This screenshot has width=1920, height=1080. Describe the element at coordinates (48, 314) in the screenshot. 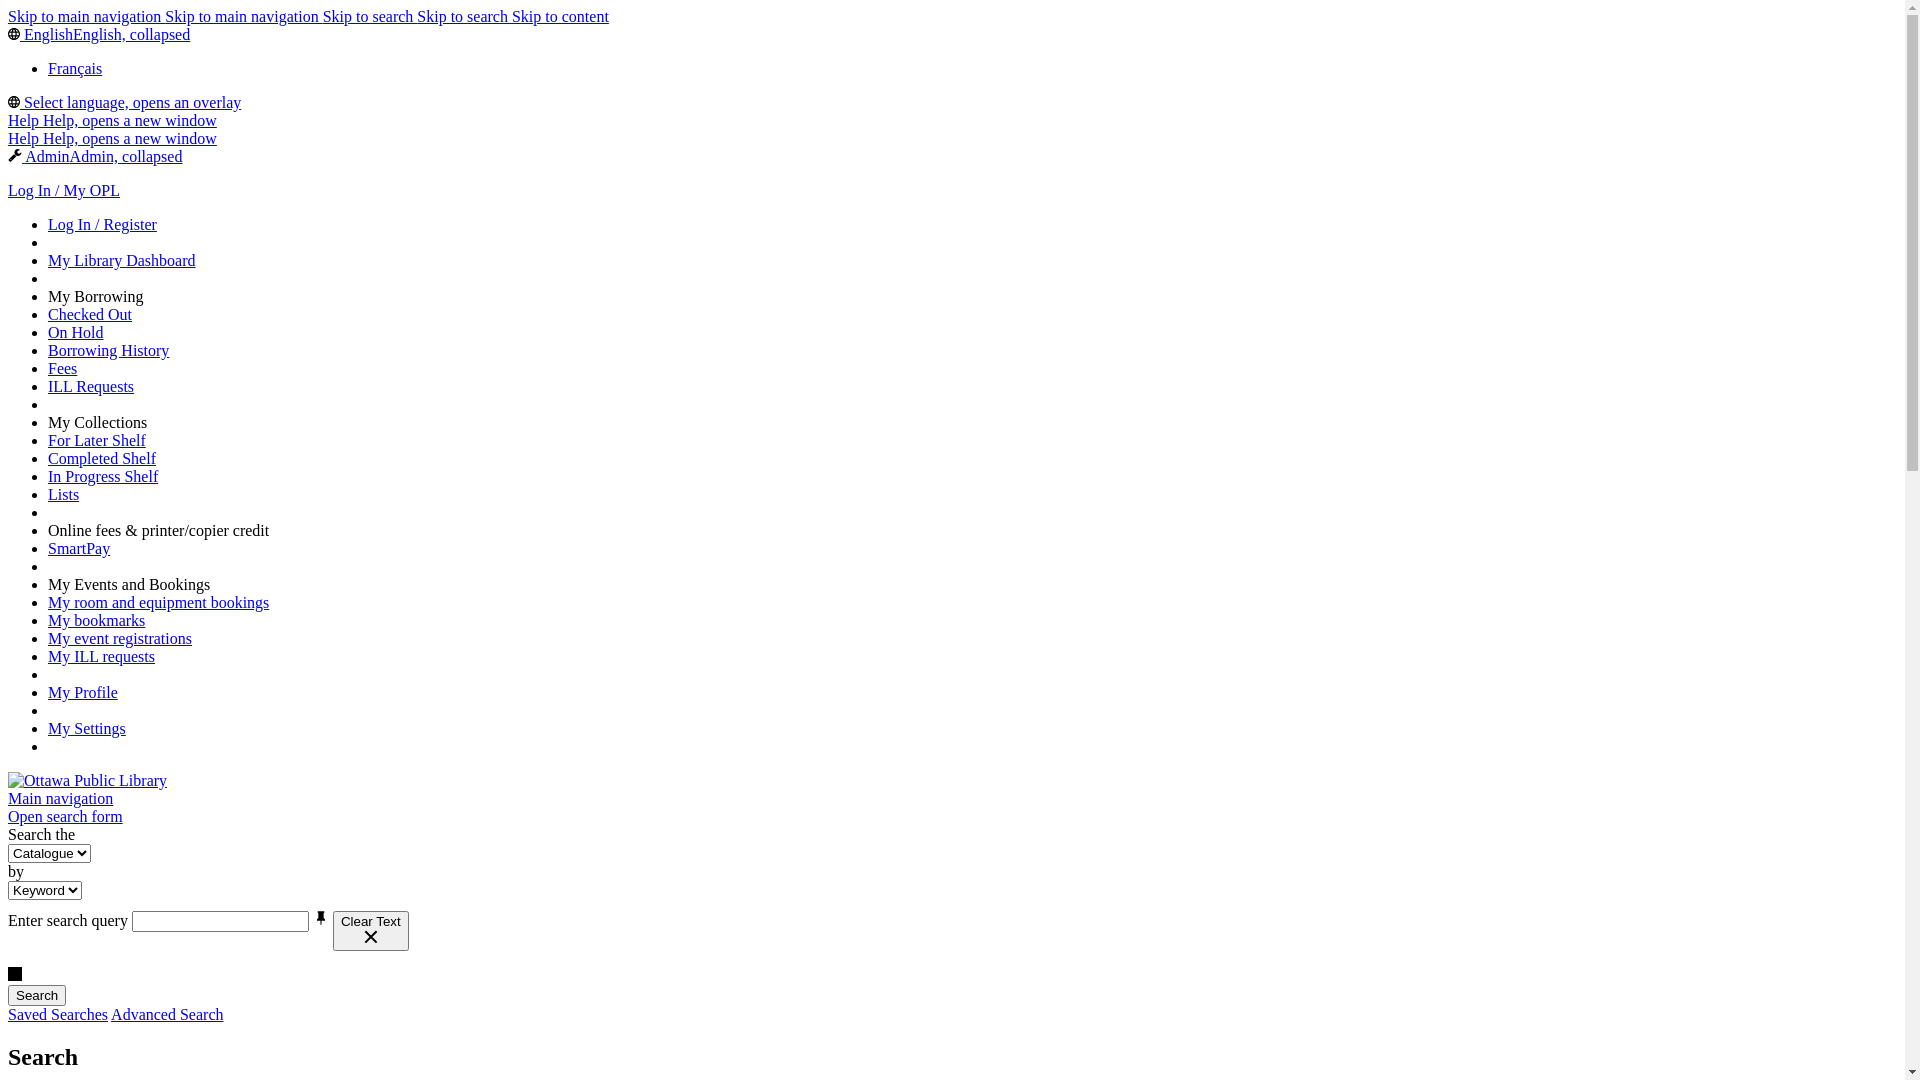

I see `'Checked Out'` at that location.